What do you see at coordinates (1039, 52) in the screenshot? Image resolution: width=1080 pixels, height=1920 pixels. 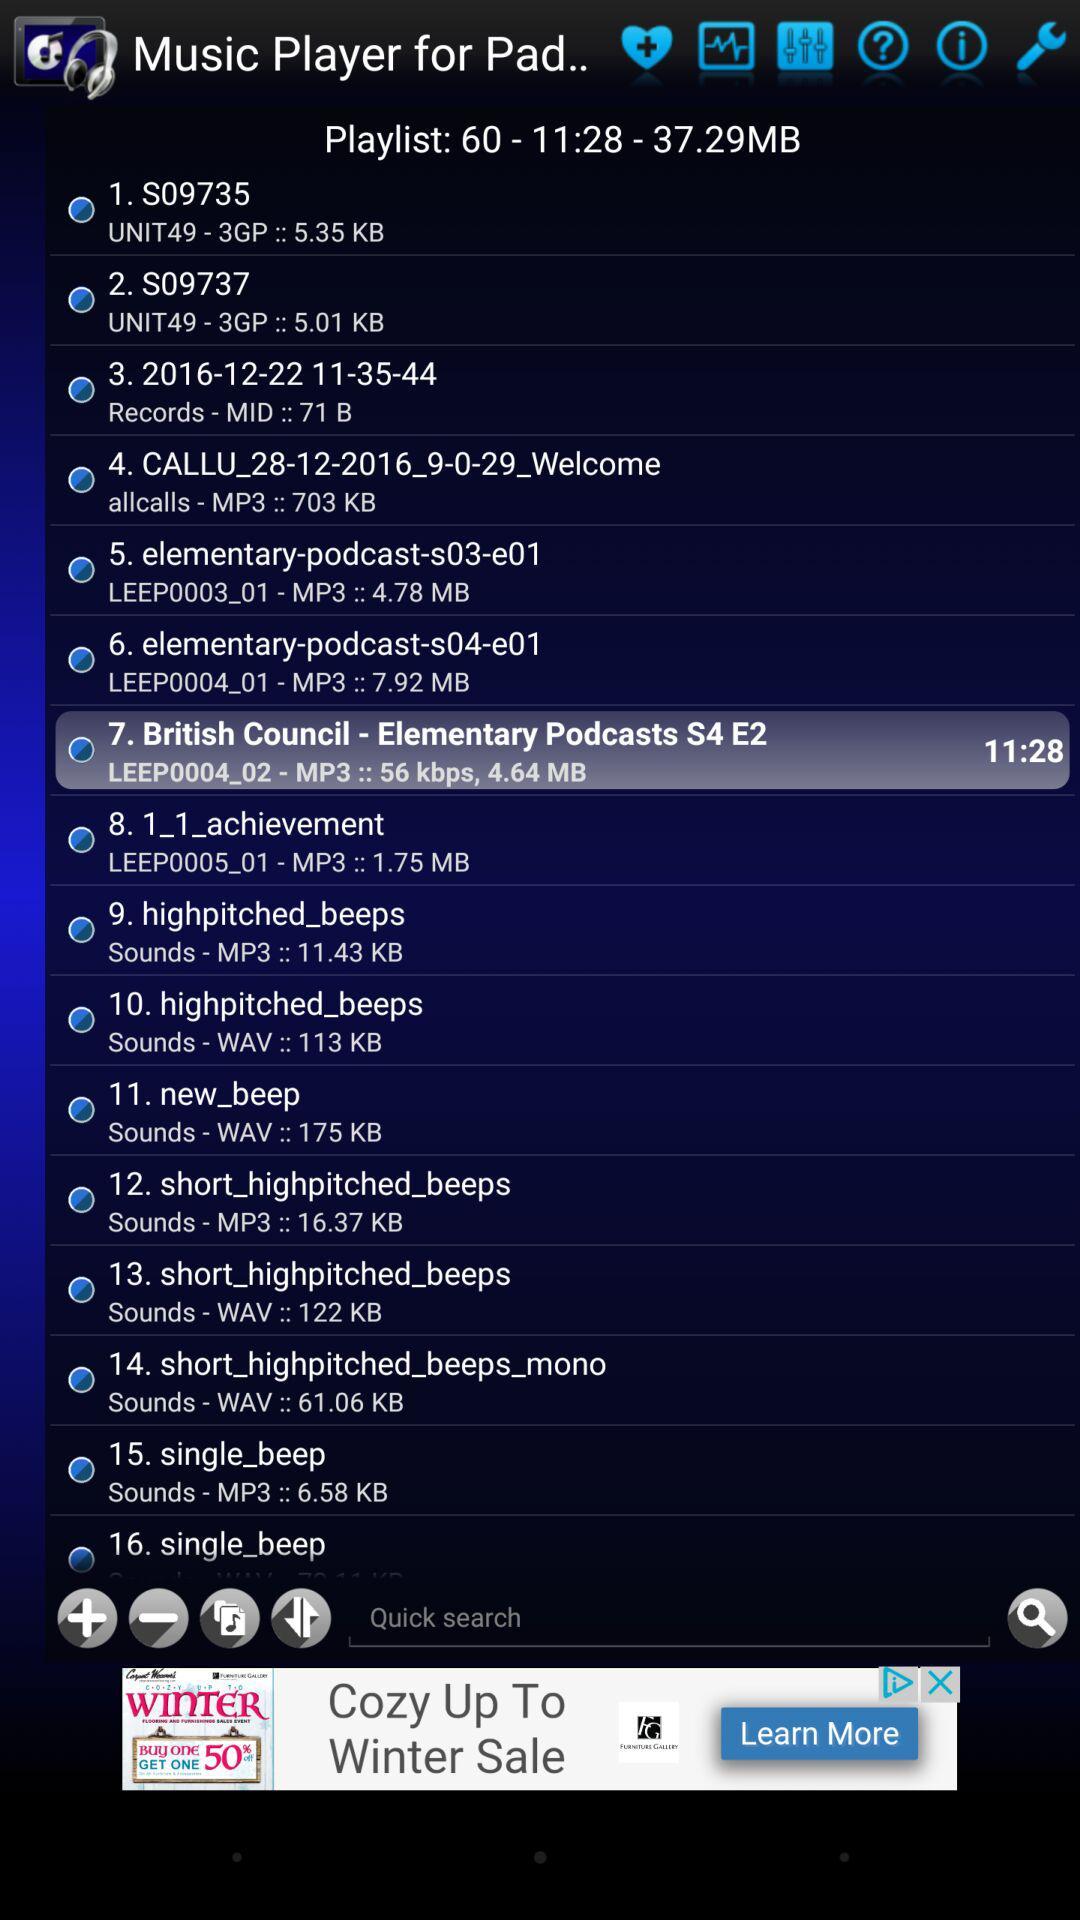 I see `open a playlist` at bounding box center [1039, 52].